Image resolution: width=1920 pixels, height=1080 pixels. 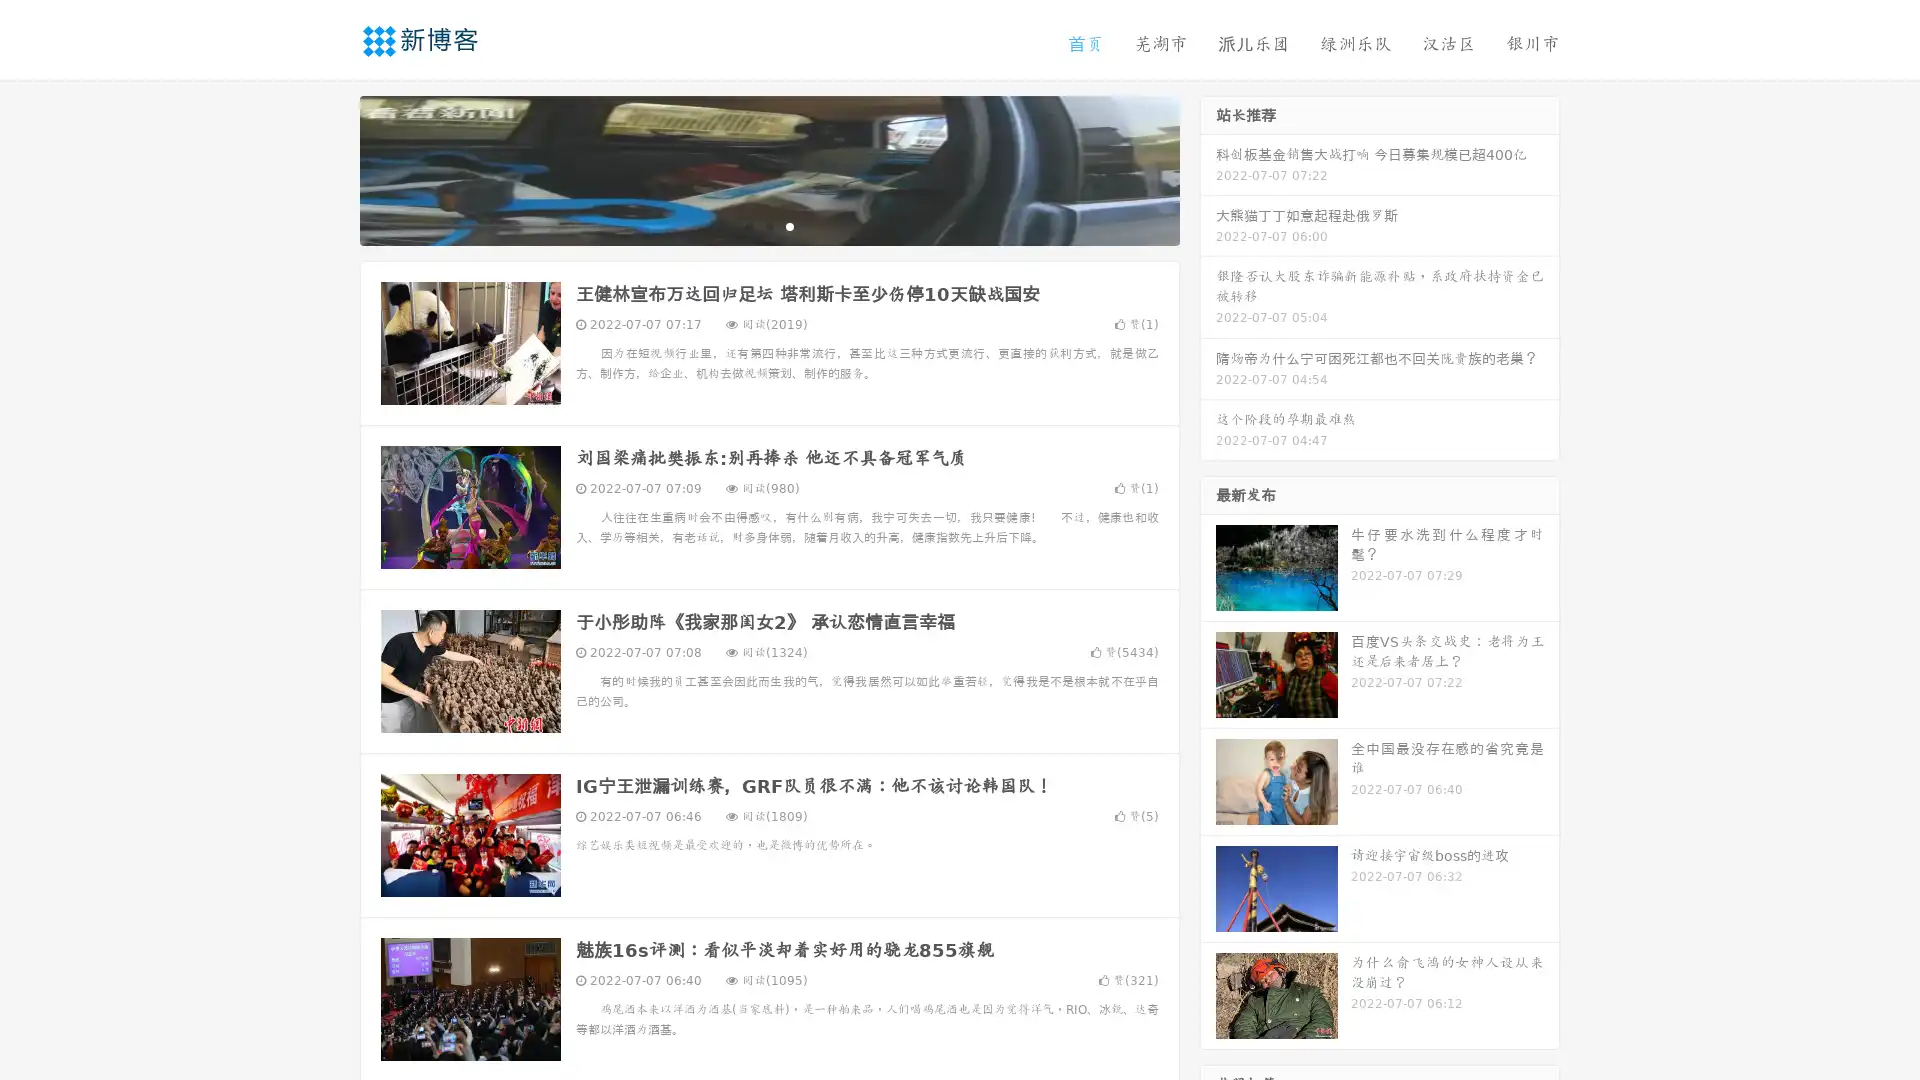 What do you see at coordinates (1208, 168) in the screenshot?
I see `Next slide` at bounding box center [1208, 168].